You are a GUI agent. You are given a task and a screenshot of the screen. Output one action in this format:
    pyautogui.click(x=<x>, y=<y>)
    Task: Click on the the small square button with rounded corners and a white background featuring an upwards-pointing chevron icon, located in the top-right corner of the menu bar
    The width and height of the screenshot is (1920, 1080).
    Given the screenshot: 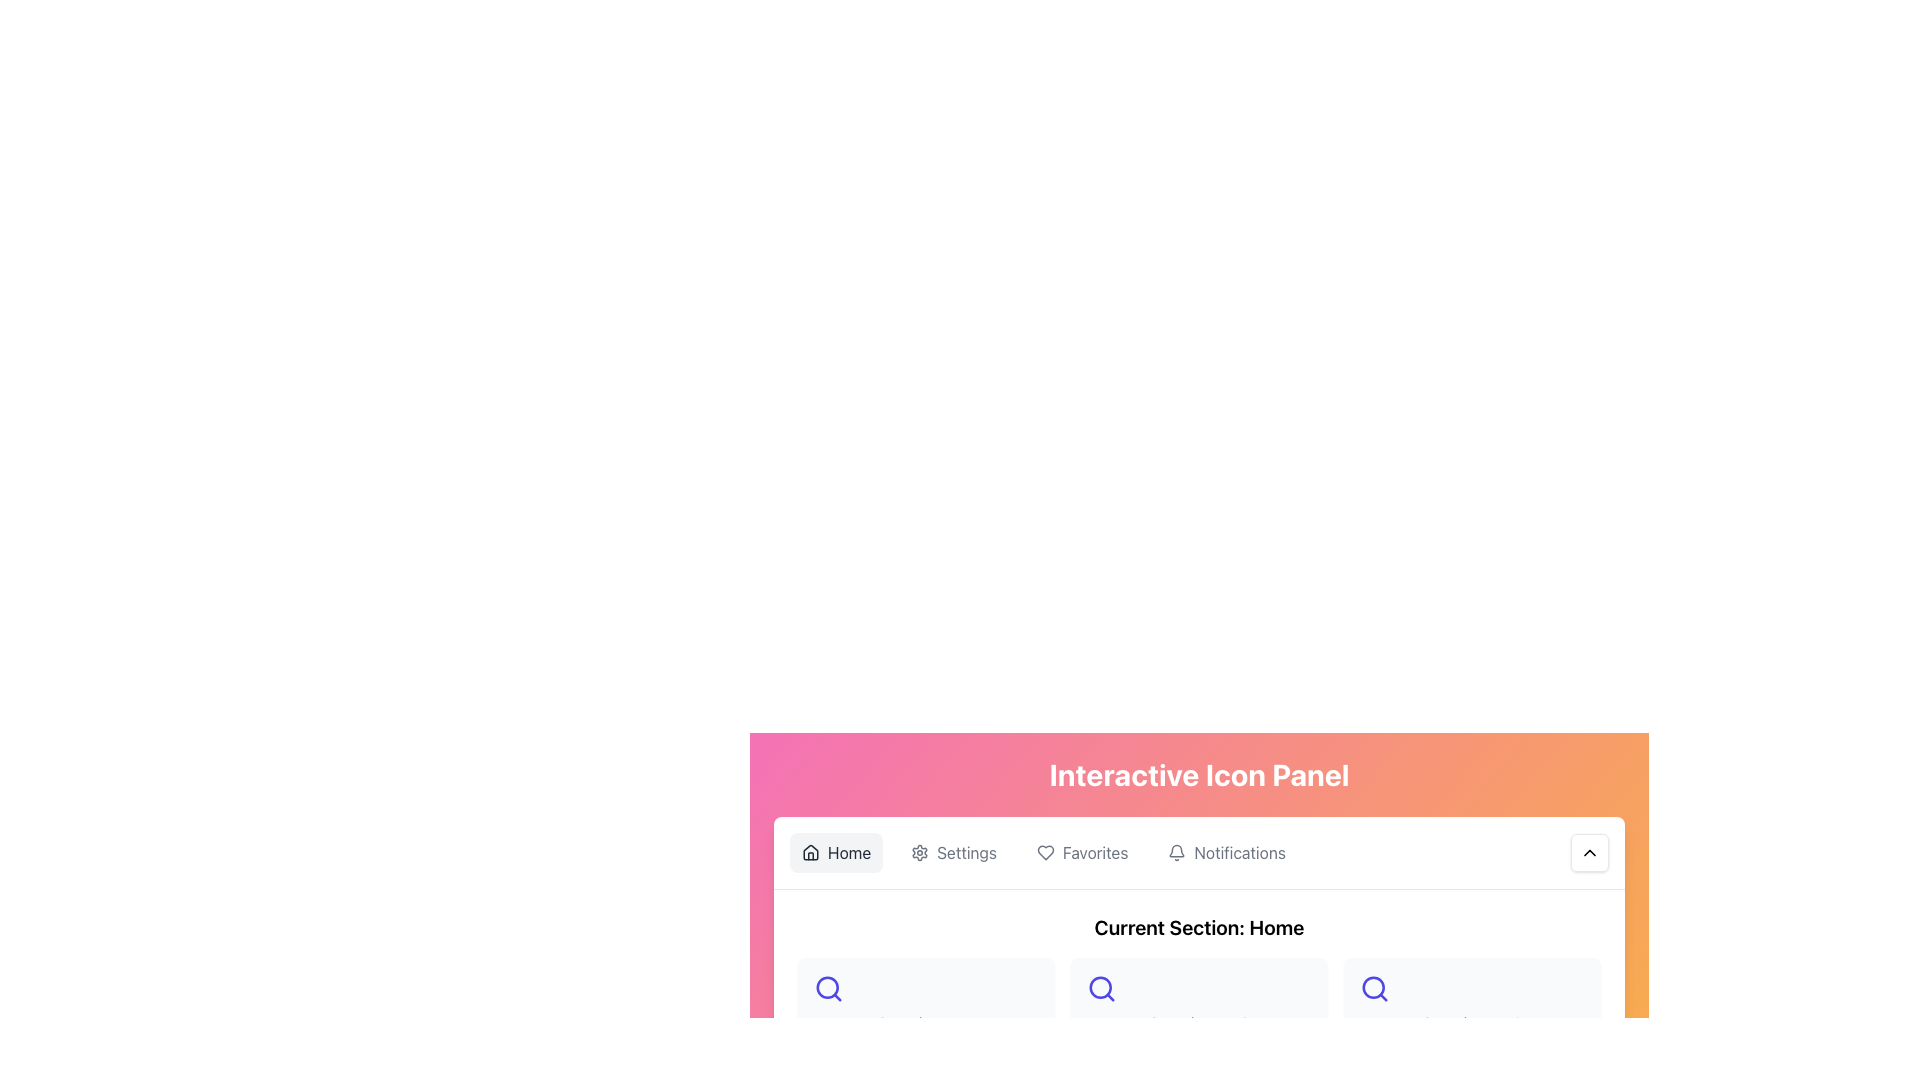 What is the action you would take?
    pyautogui.click(x=1588, y=852)
    